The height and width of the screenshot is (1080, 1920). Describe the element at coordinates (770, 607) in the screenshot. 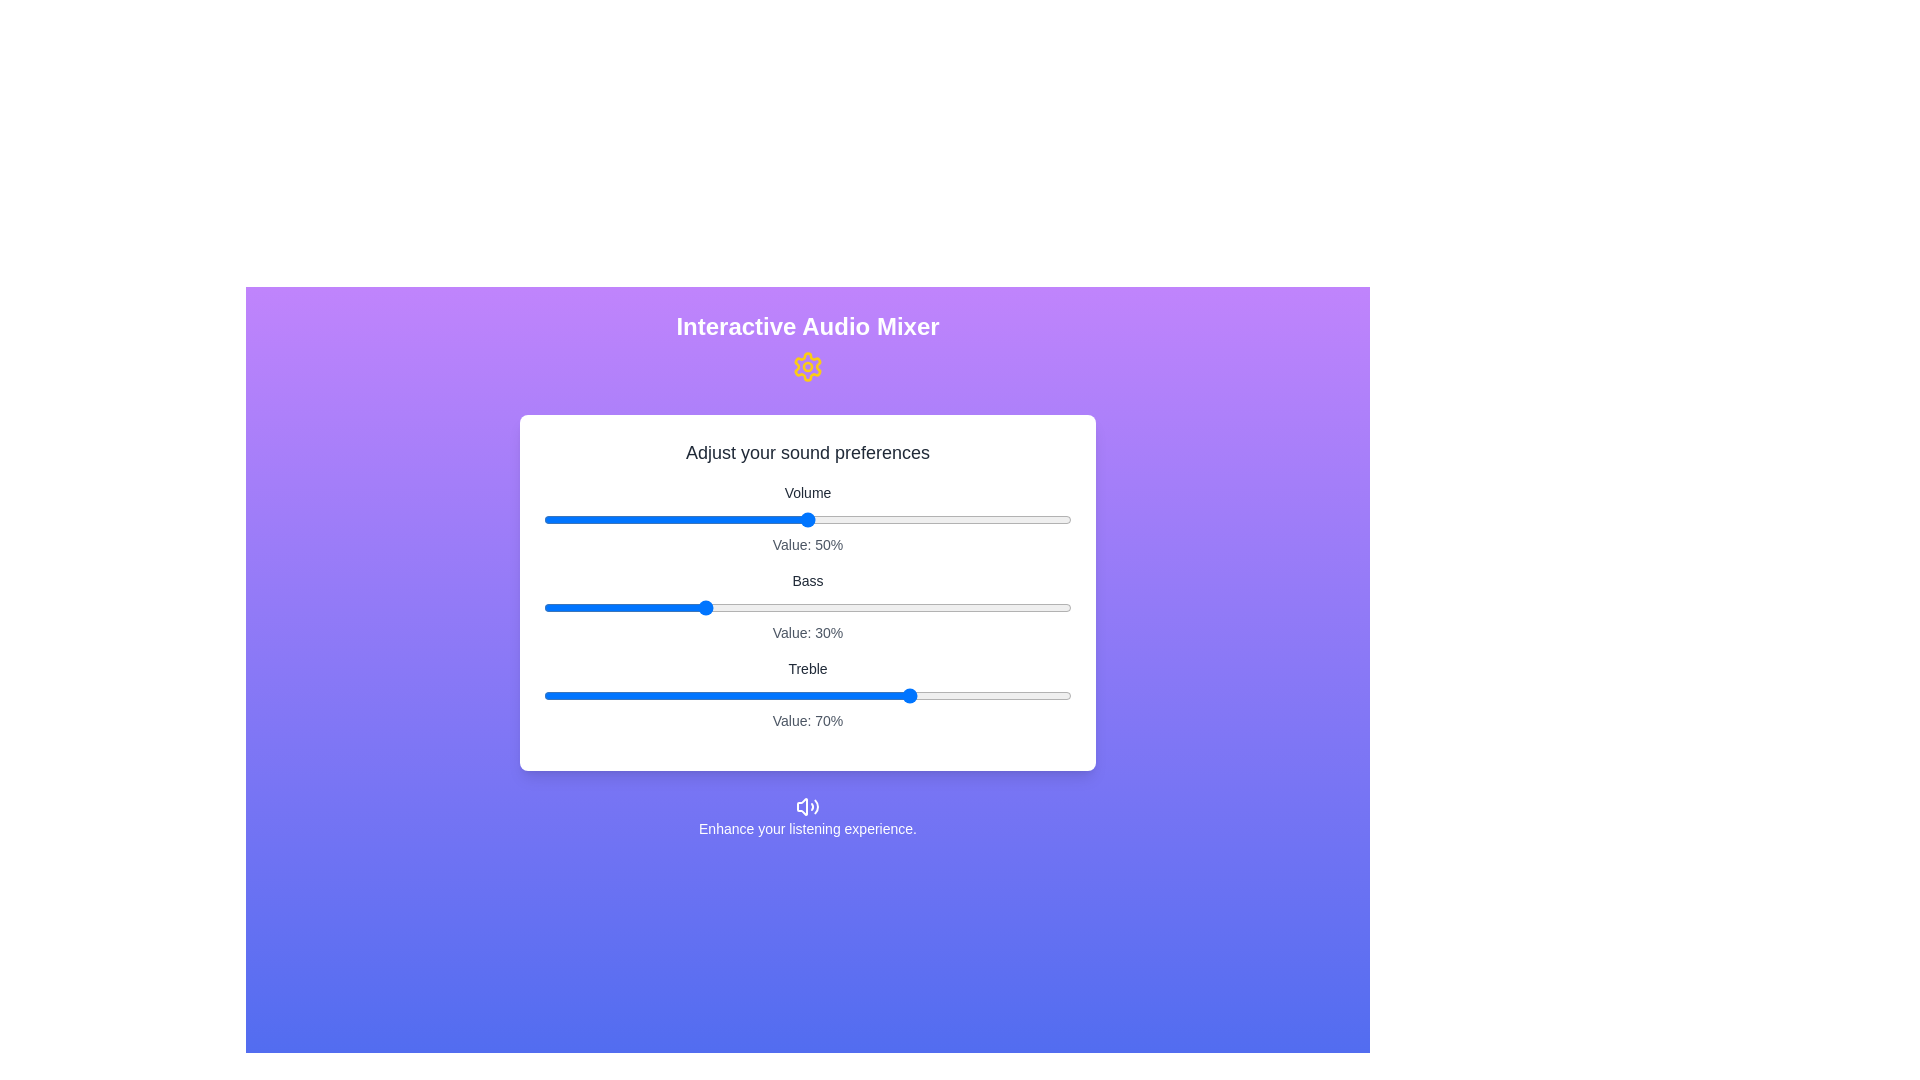

I see `the slider for 1 to 43%` at that location.